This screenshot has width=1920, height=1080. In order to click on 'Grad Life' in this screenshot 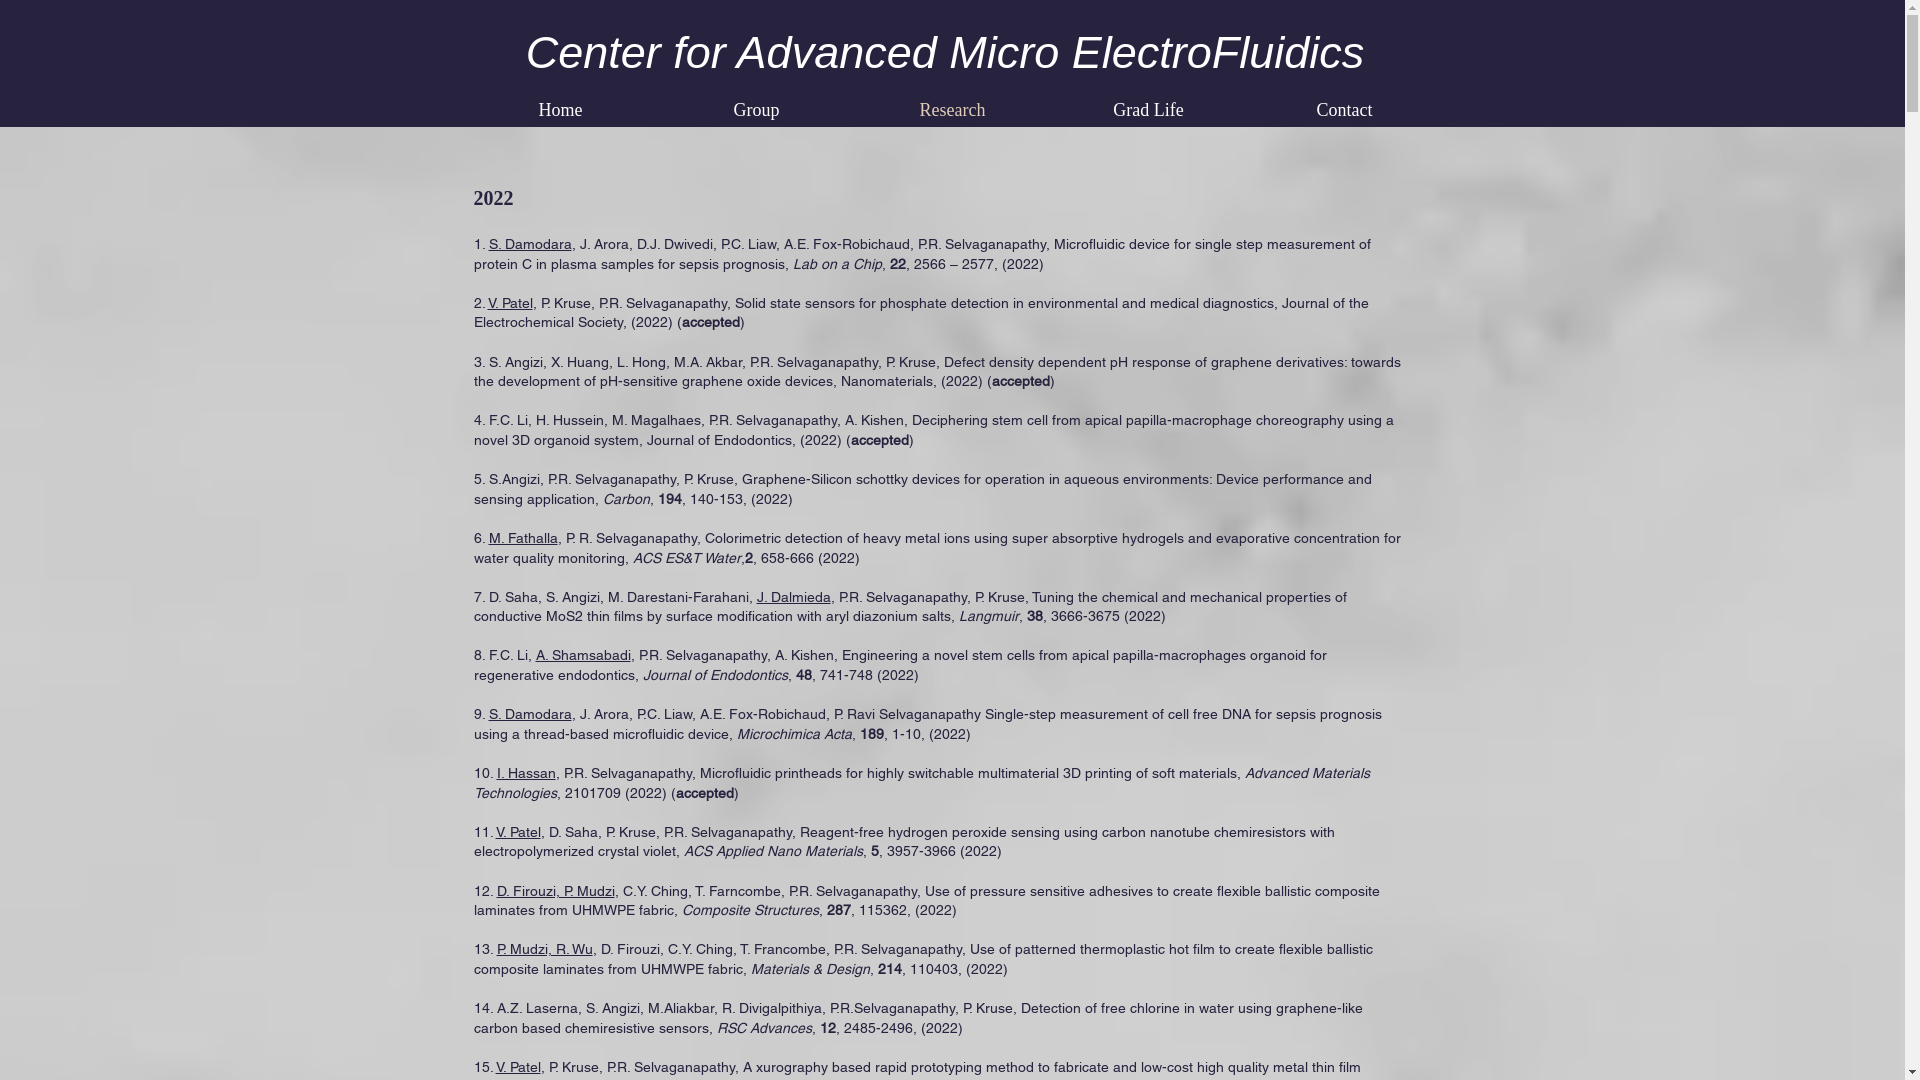, I will do `click(1147, 110)`.